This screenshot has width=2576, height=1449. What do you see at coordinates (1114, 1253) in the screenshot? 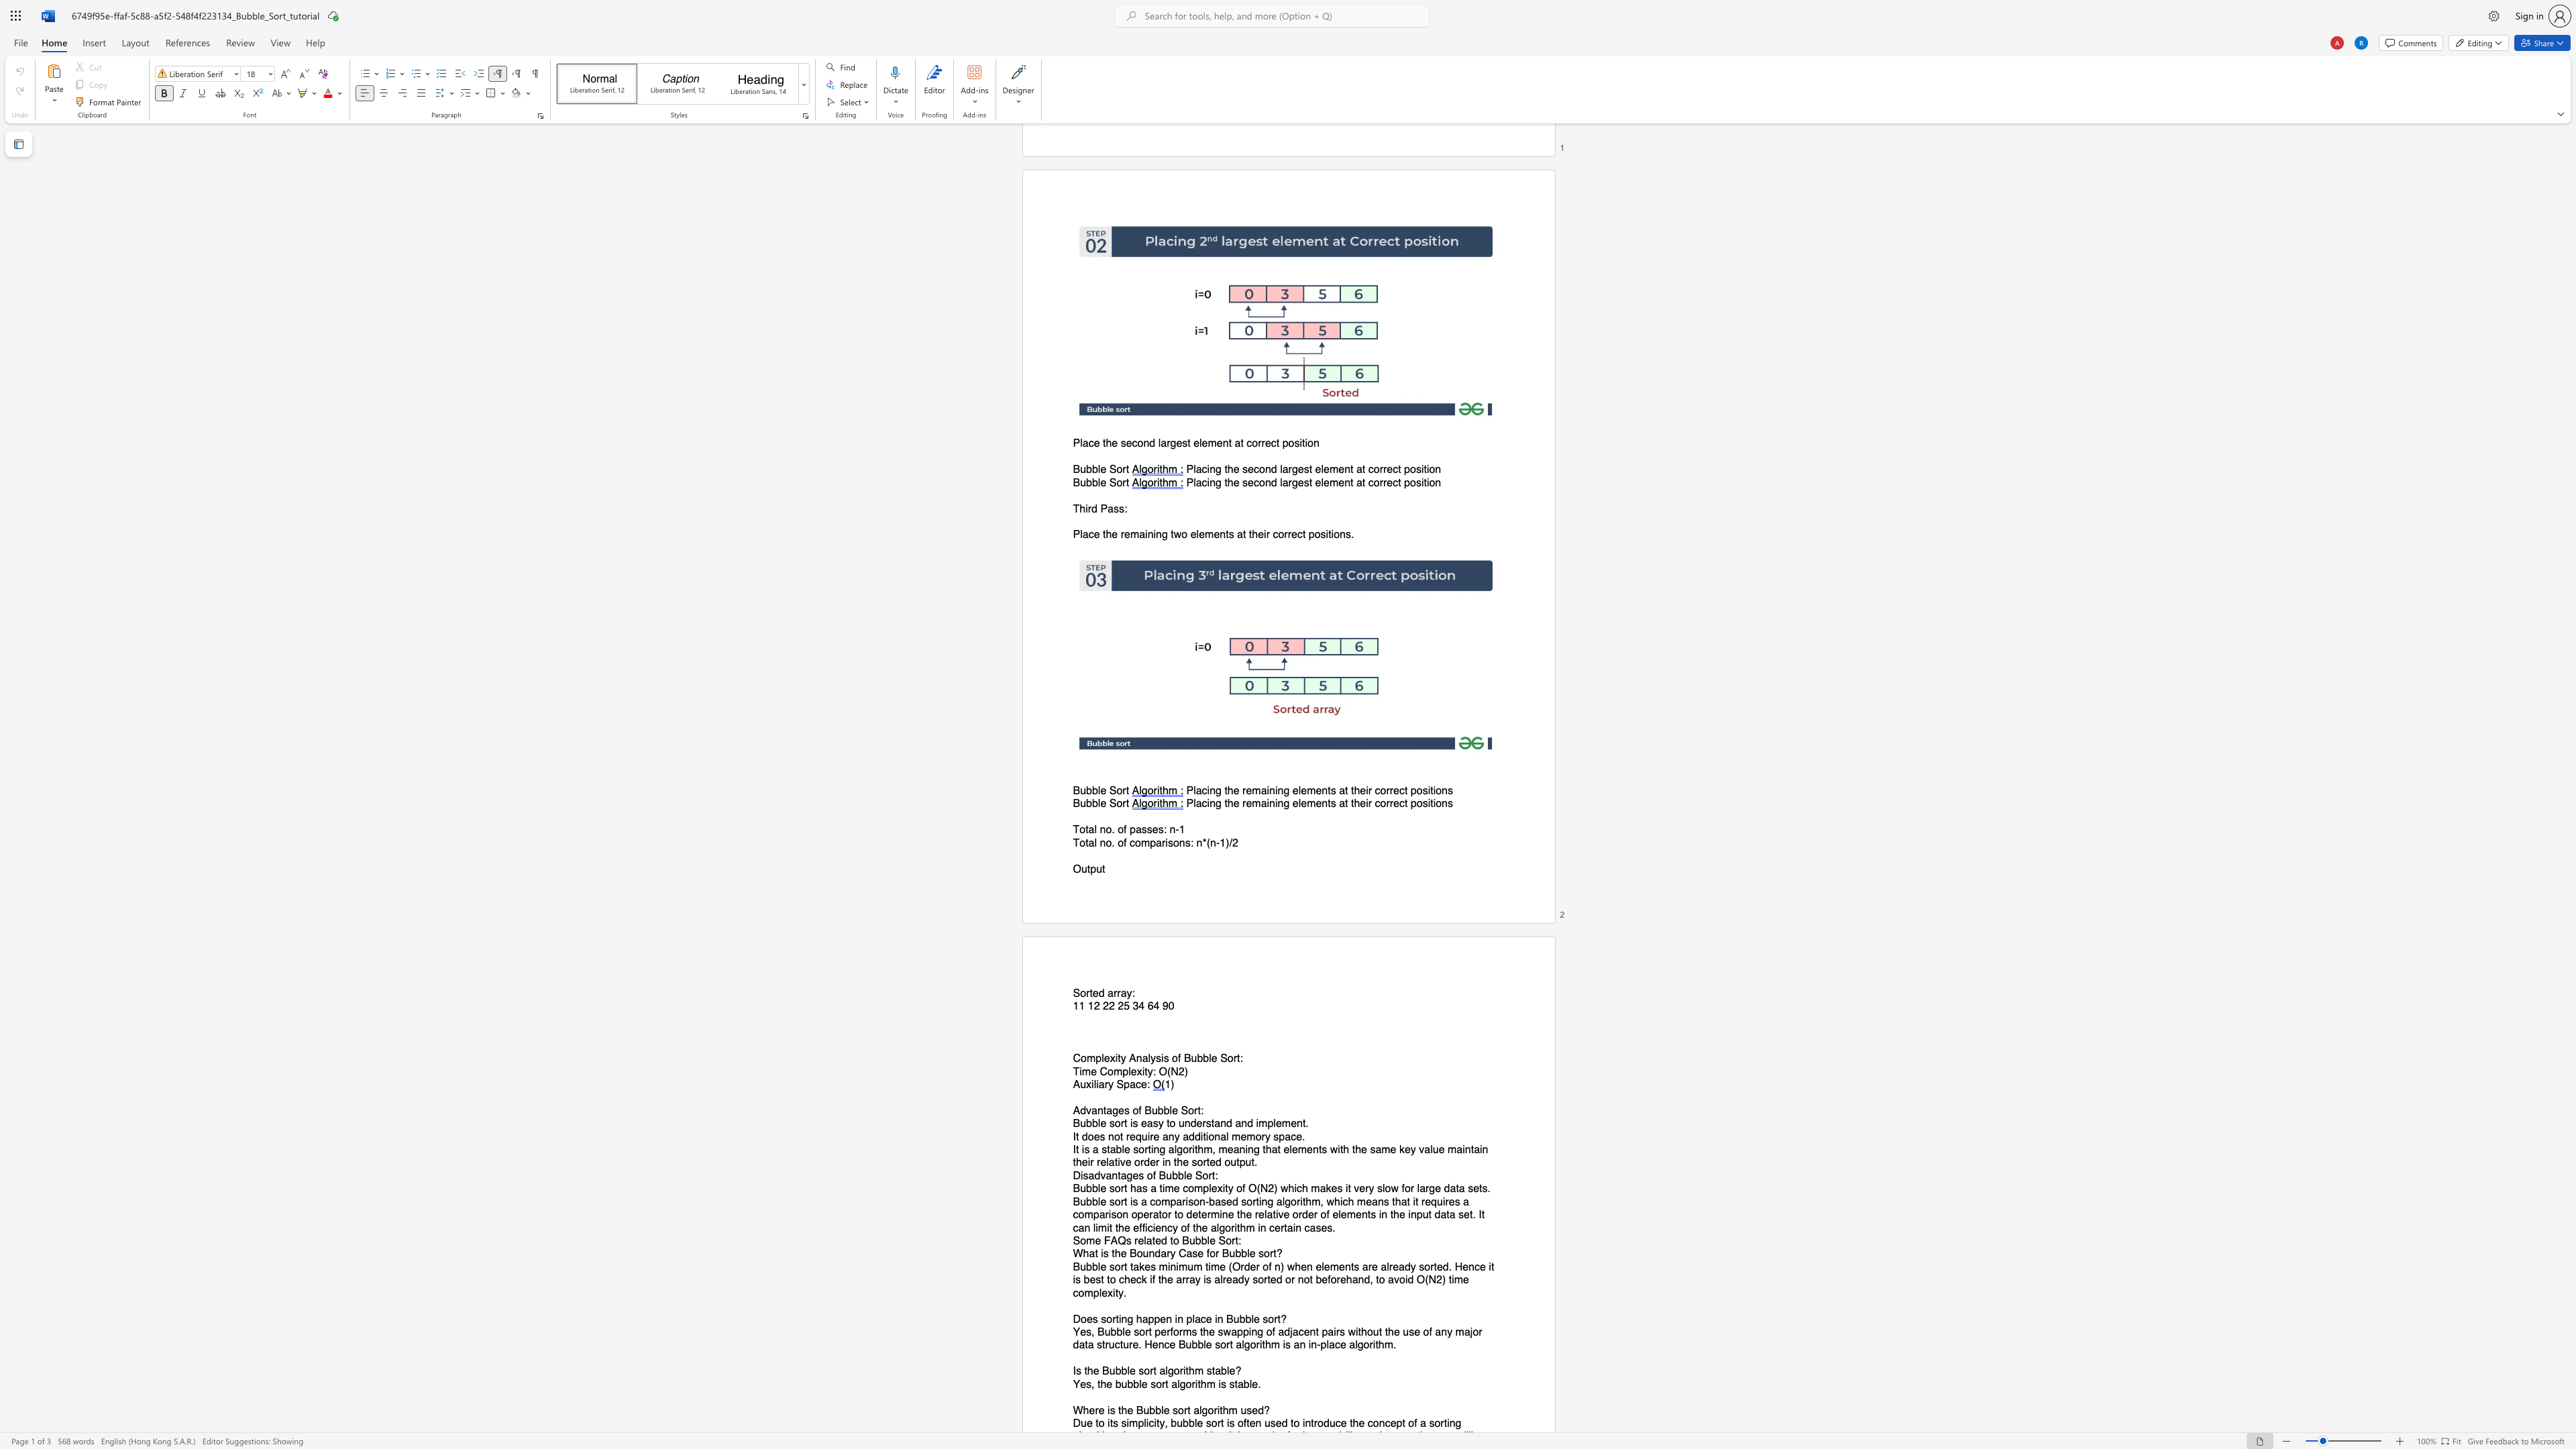
I see `the subset text "he Boundary Case for Bubble sort?" within the text "What is the Boundary Case for Bubble sort?"` at bounding box center [1114, 1253].